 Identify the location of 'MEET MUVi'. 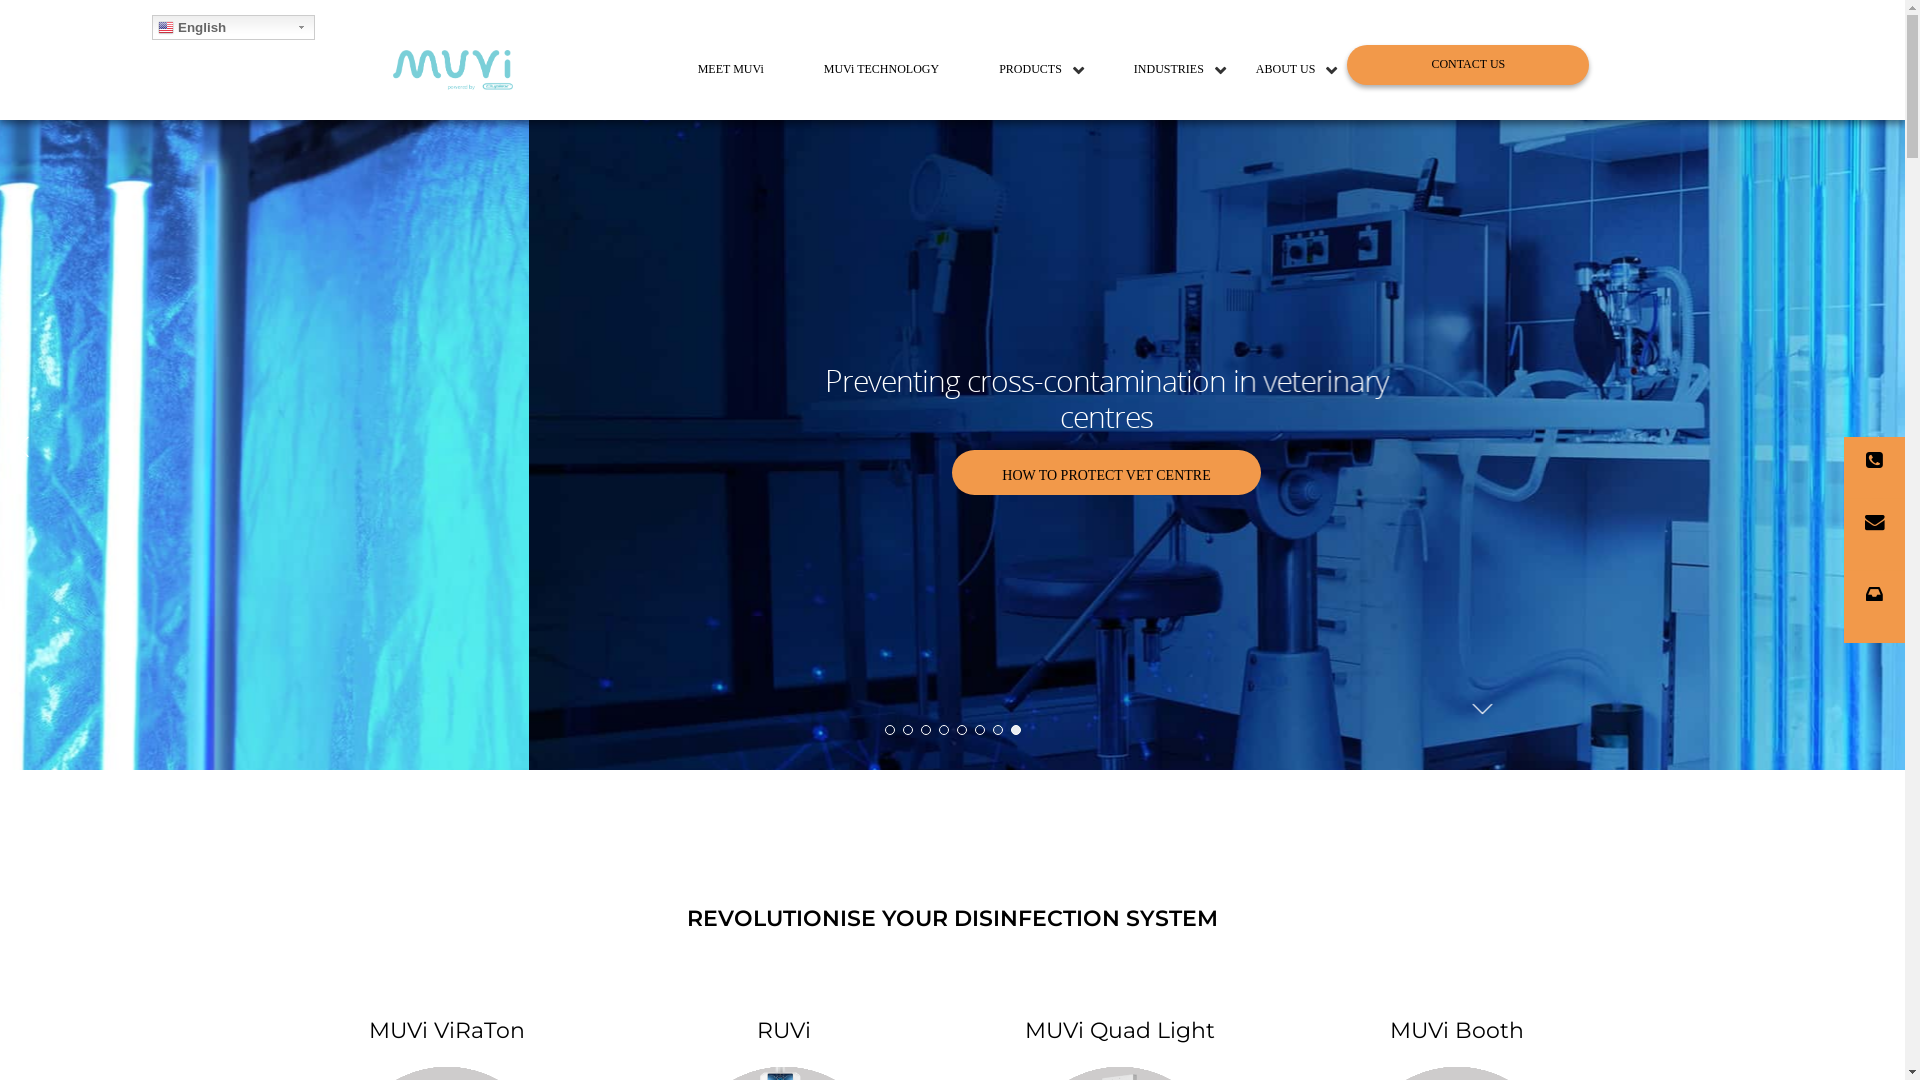
(729, 68).